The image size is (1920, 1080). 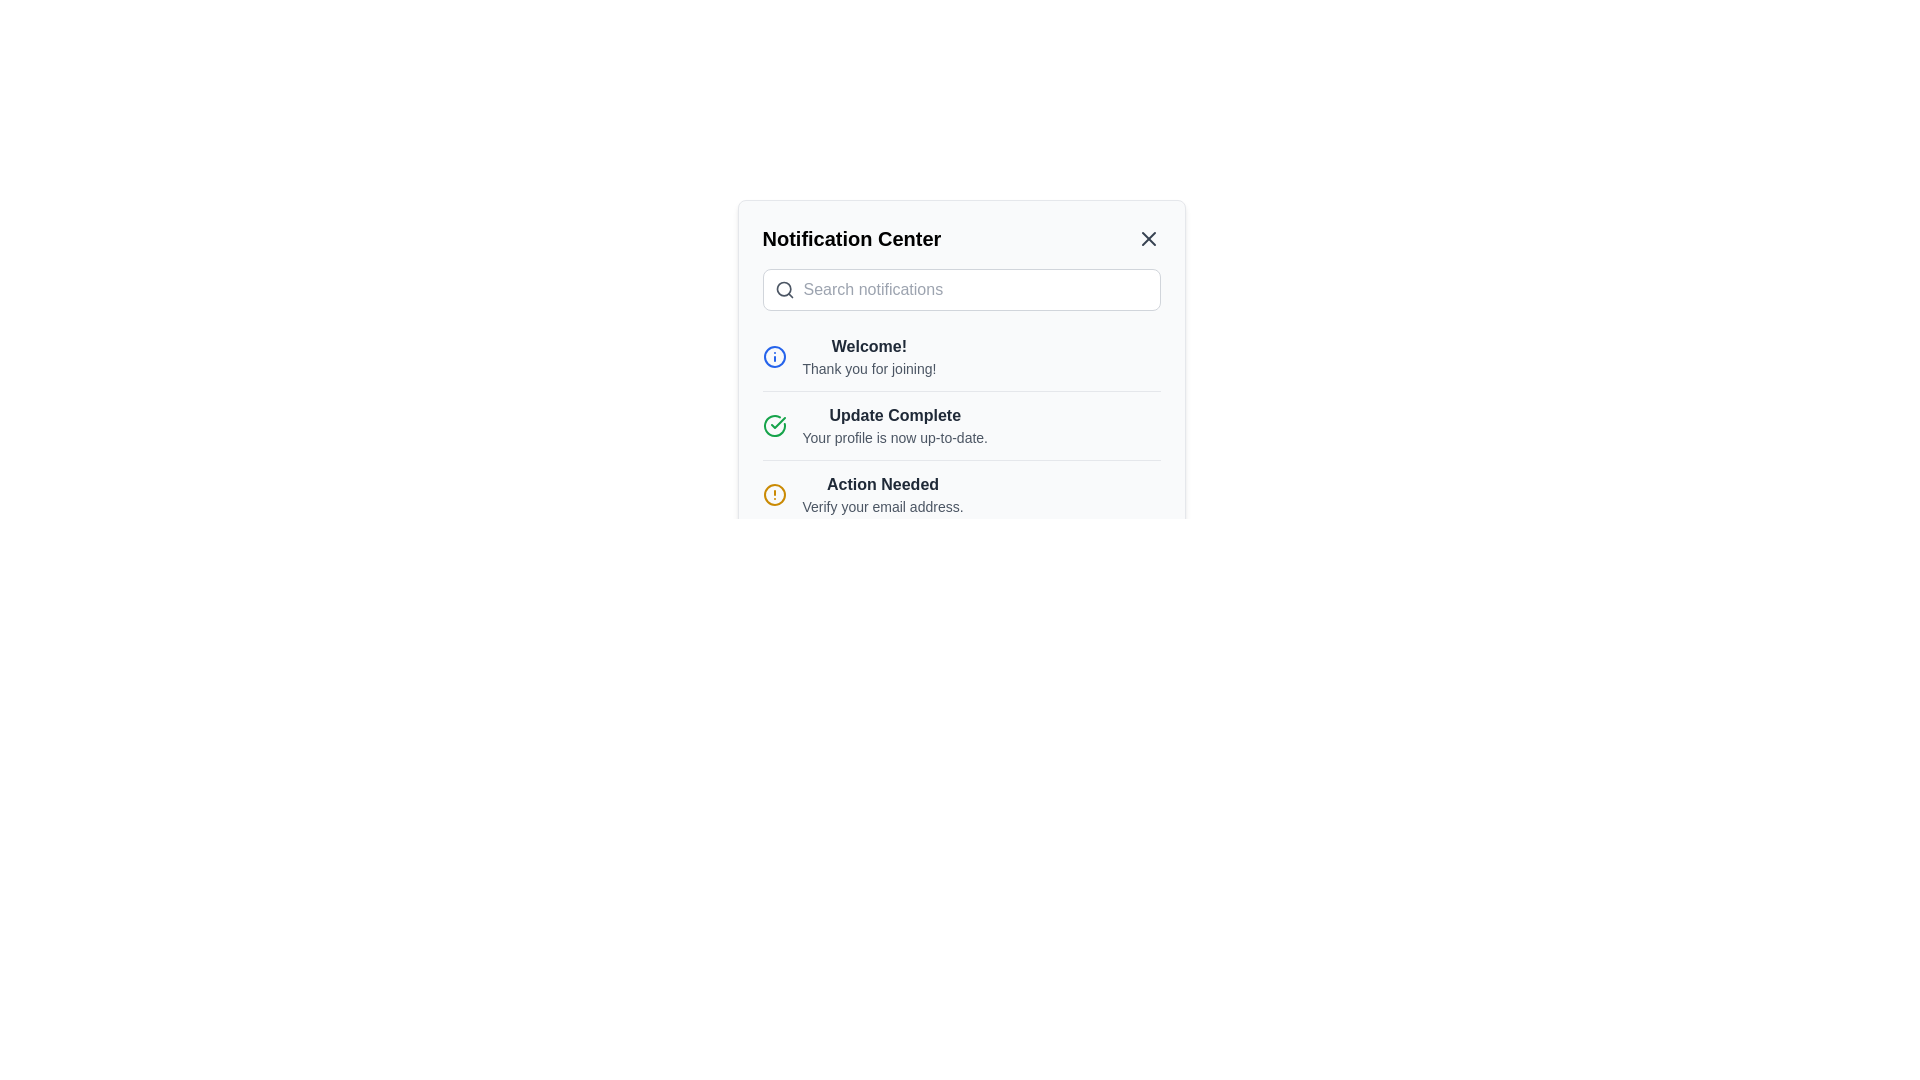 I want to click on the circular indicator within the notification or alert icon, which is located next to the 'Action Needed' text in the 'Notification Center' user interface, indicating a yellow alert, so click(x=773, y=494).